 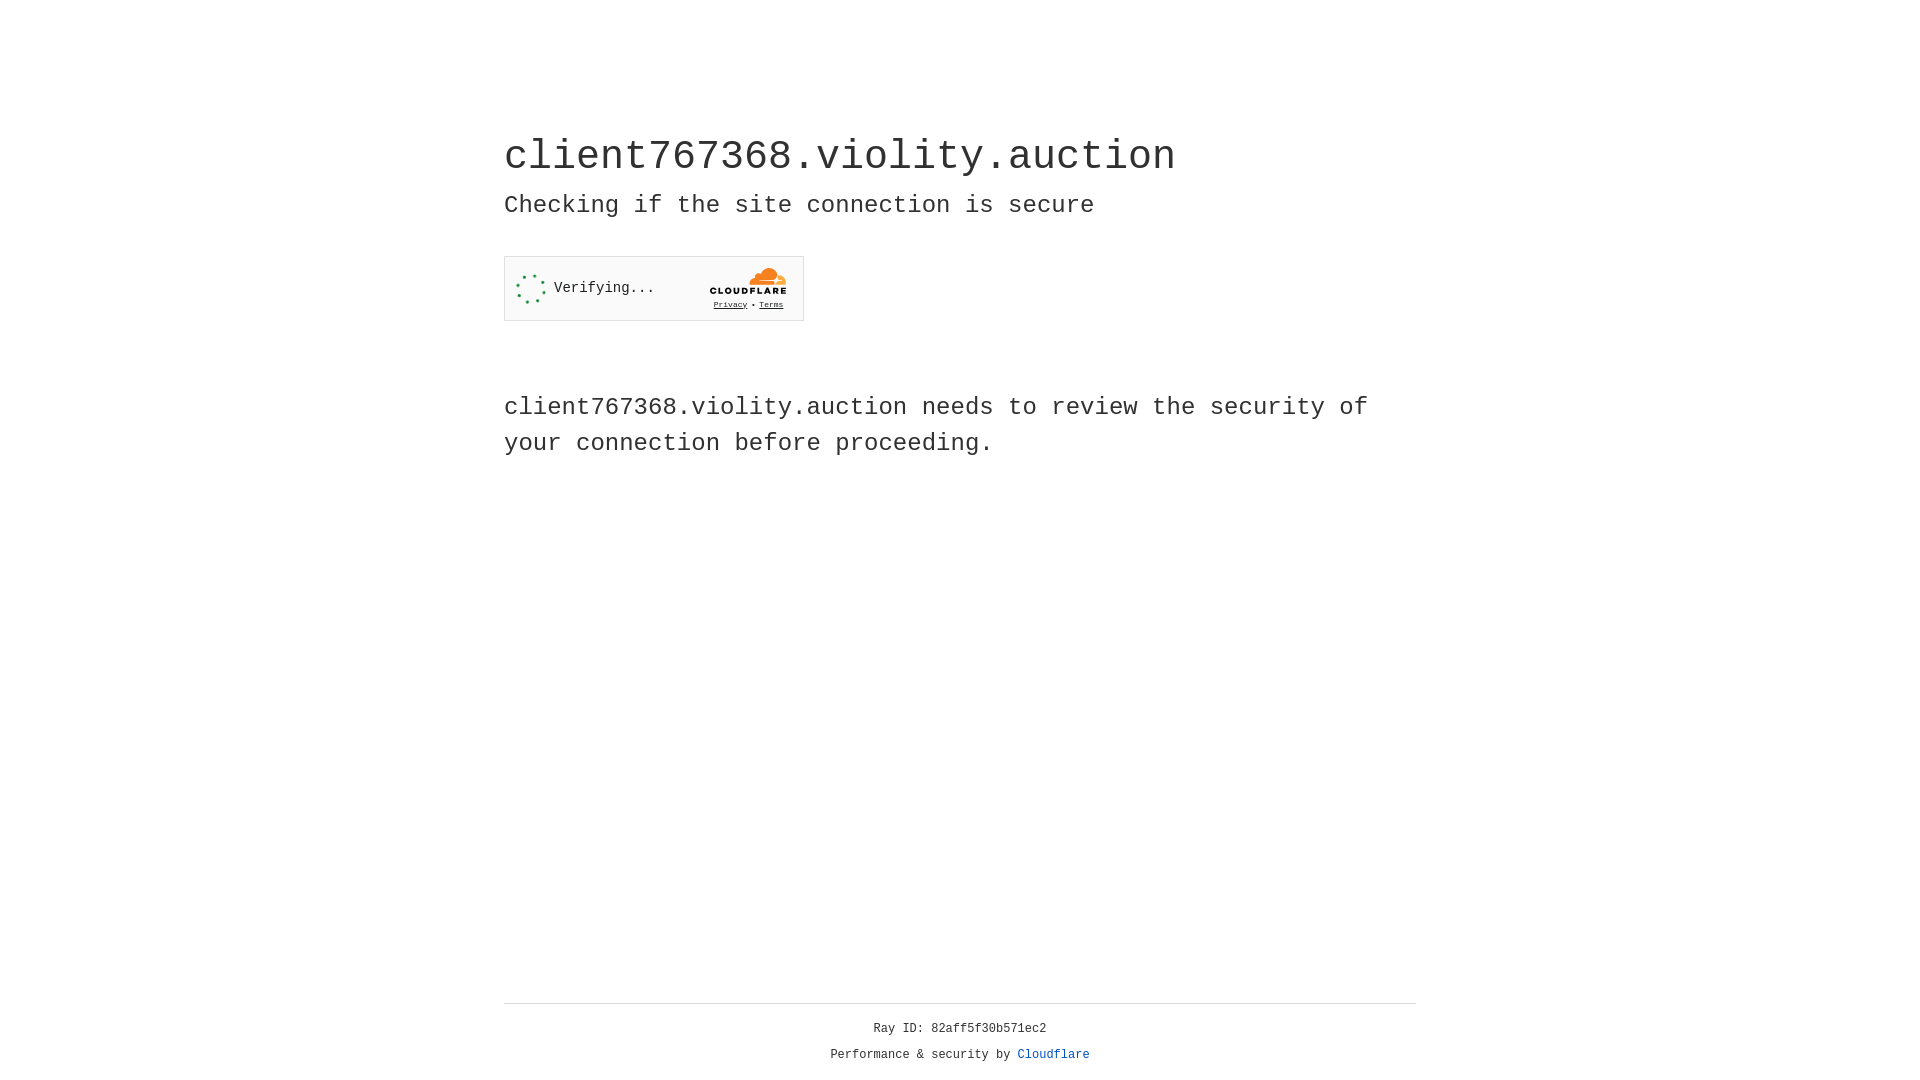 What do you see at coordinates (653, 288) in the screenshot?
I see `'Widget containing a Cloudflare security challenge'` at bounding box center [653, 288].